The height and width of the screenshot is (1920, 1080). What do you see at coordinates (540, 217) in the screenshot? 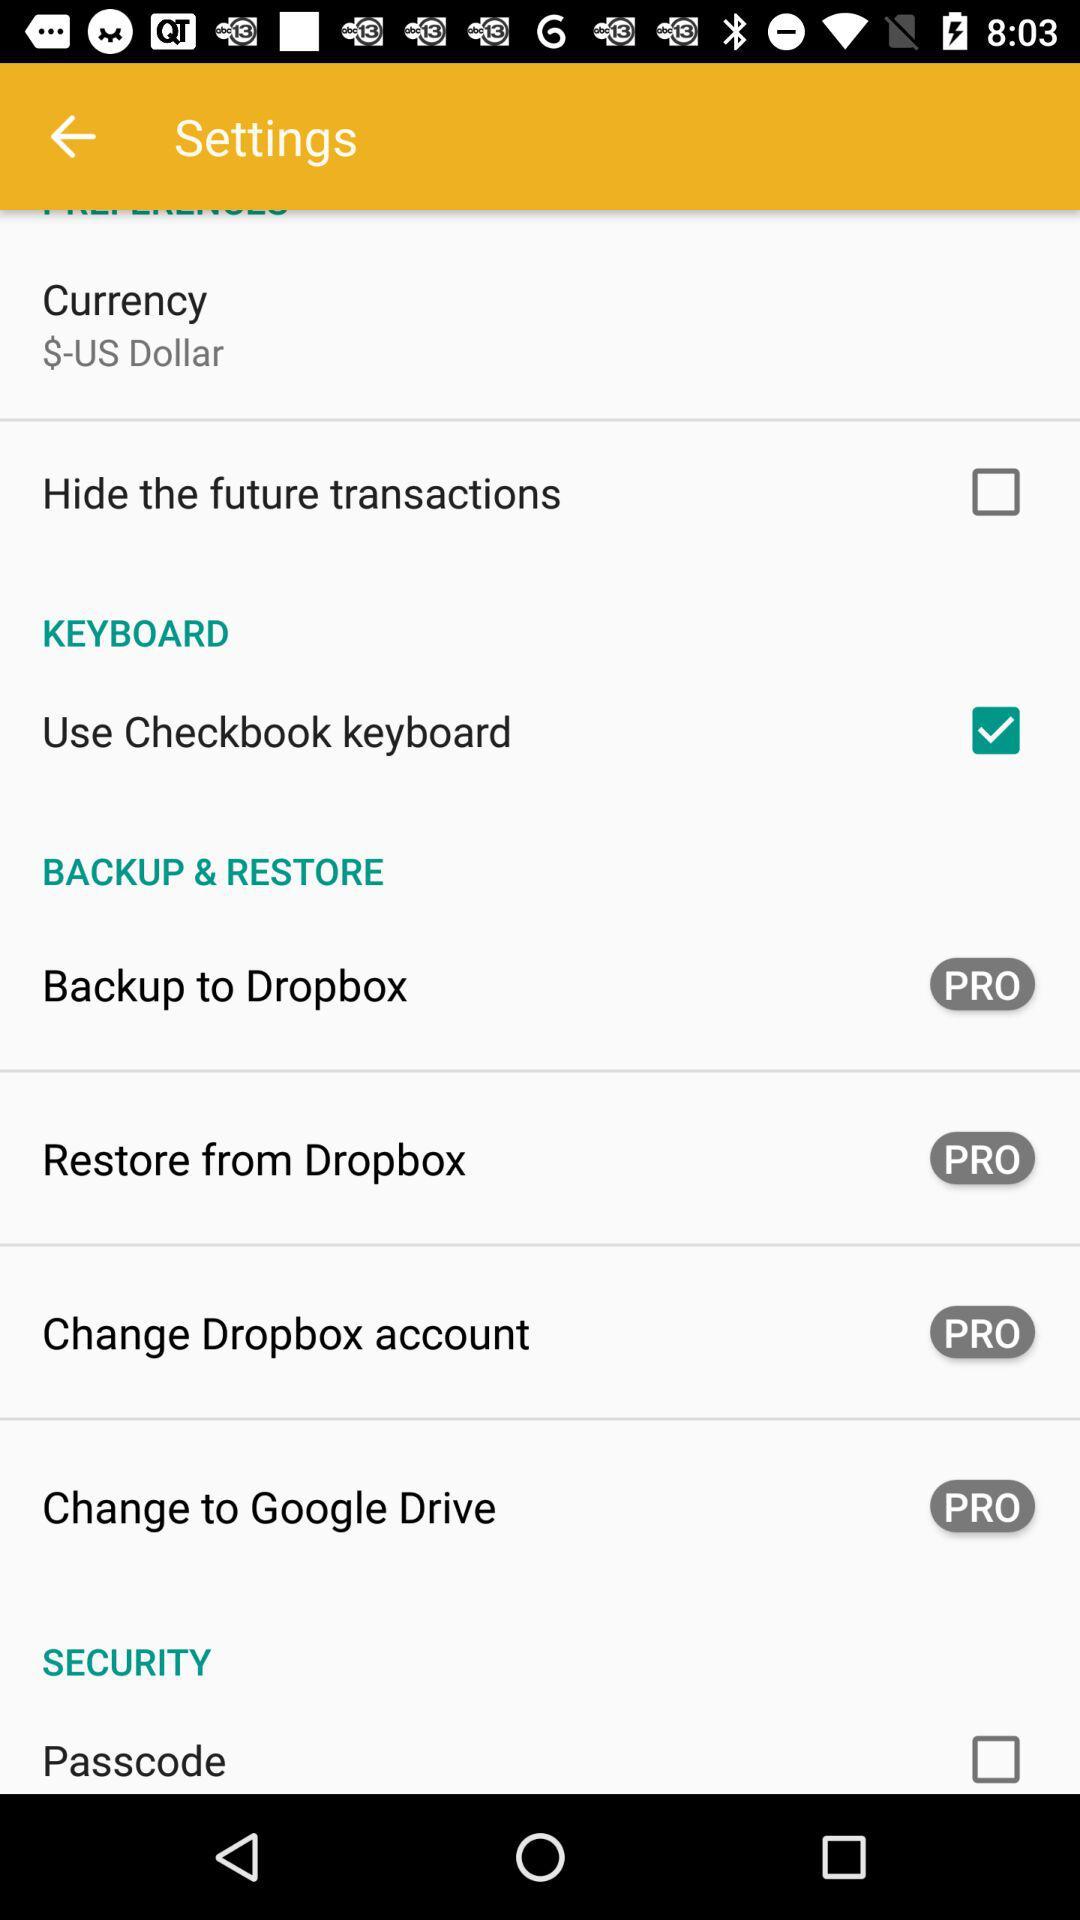
I see `the preferences app` at bounding box center [540, 217].